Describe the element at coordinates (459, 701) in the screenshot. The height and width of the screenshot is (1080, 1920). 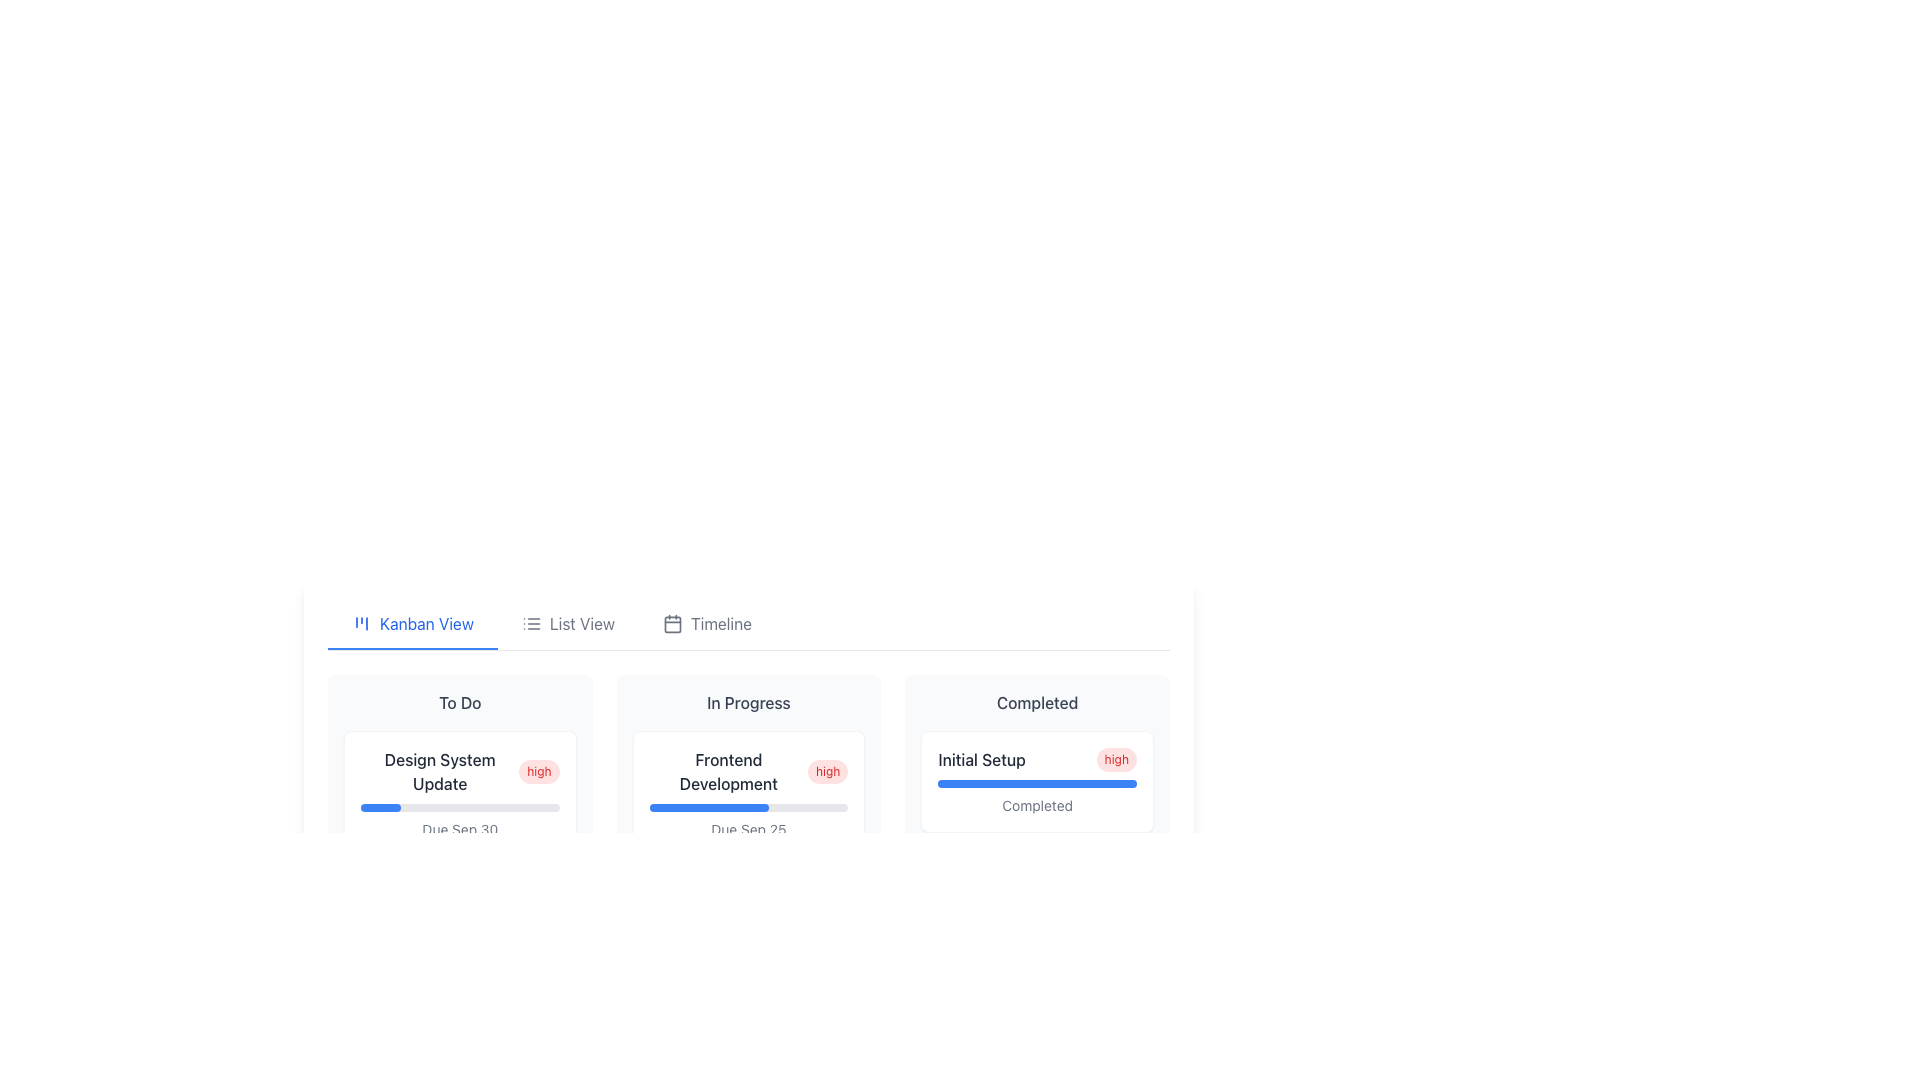
I see `the 'To Do' label, which is the header for the task list in the leftmost column of the Kanban board` at that location.